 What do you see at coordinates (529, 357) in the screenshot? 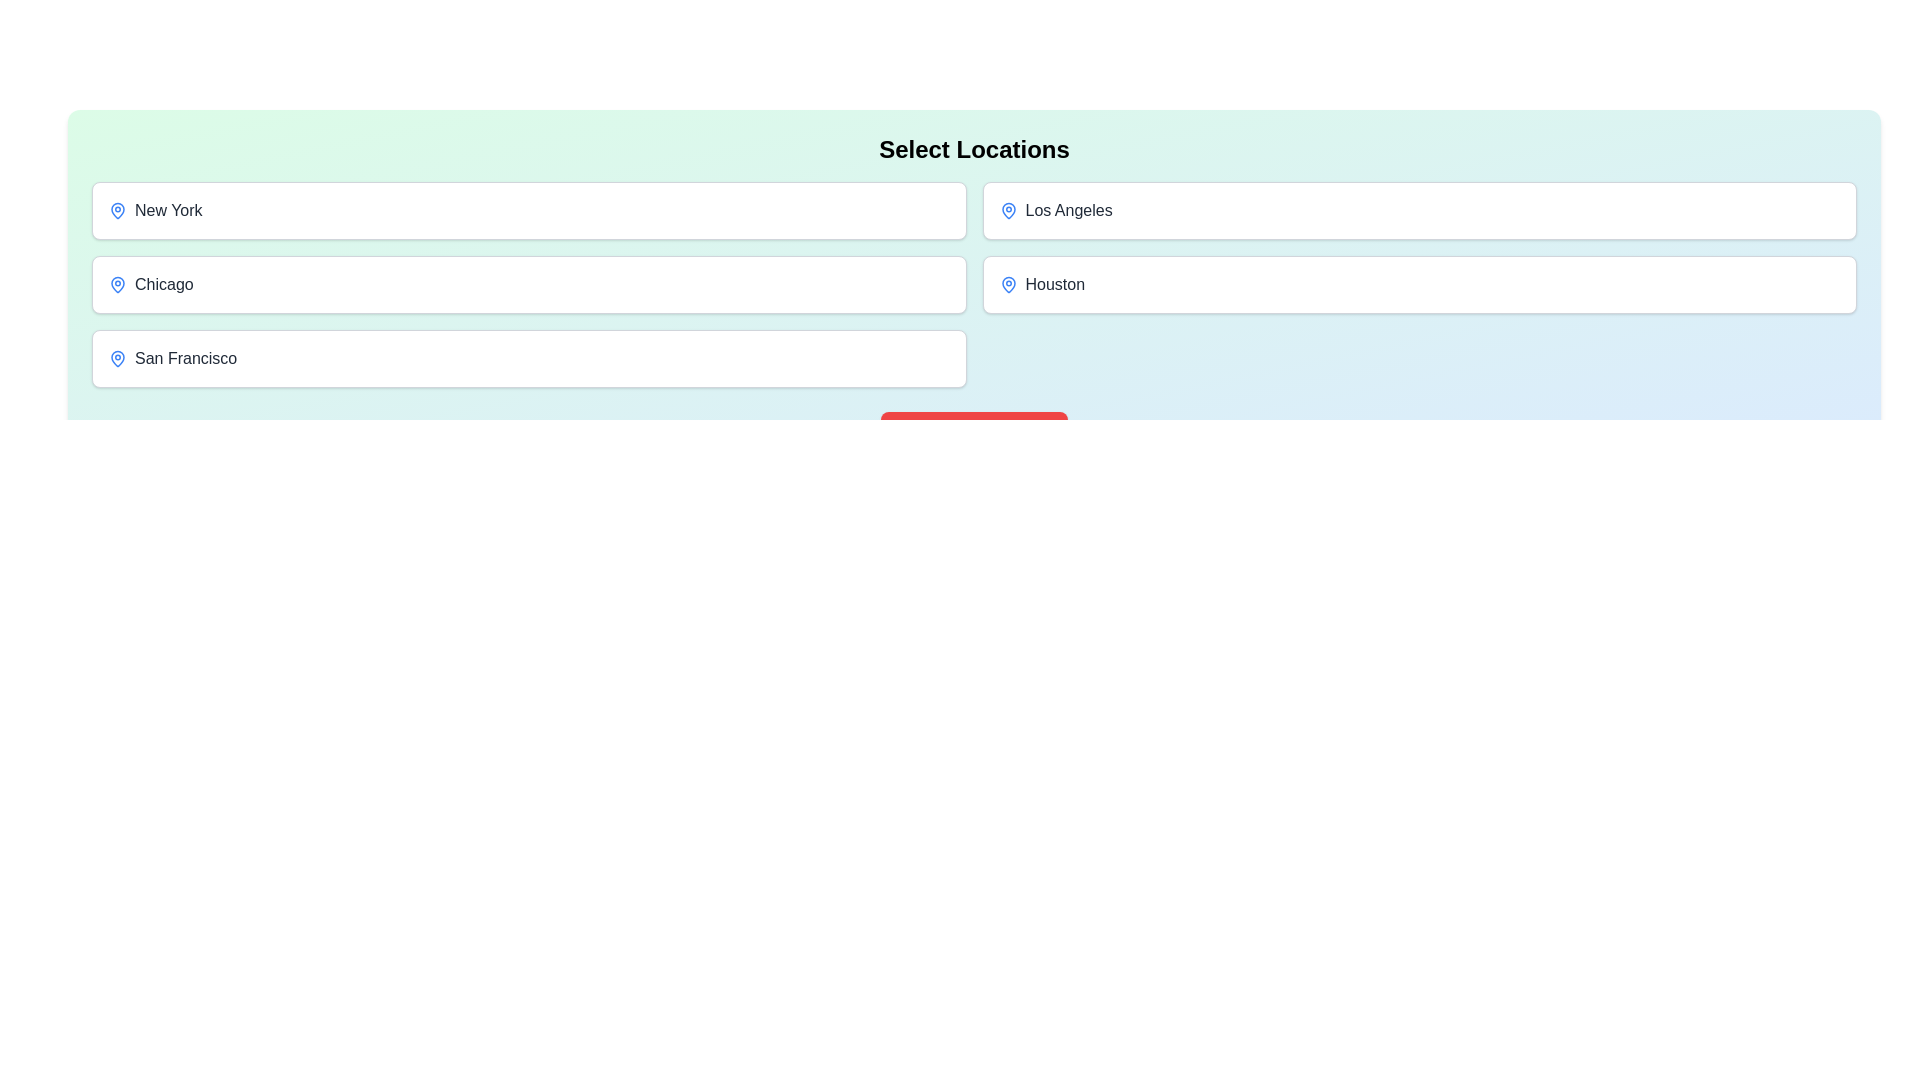
I see `the button corresponding to the location San Francisco` at bounding box center [529, 357].